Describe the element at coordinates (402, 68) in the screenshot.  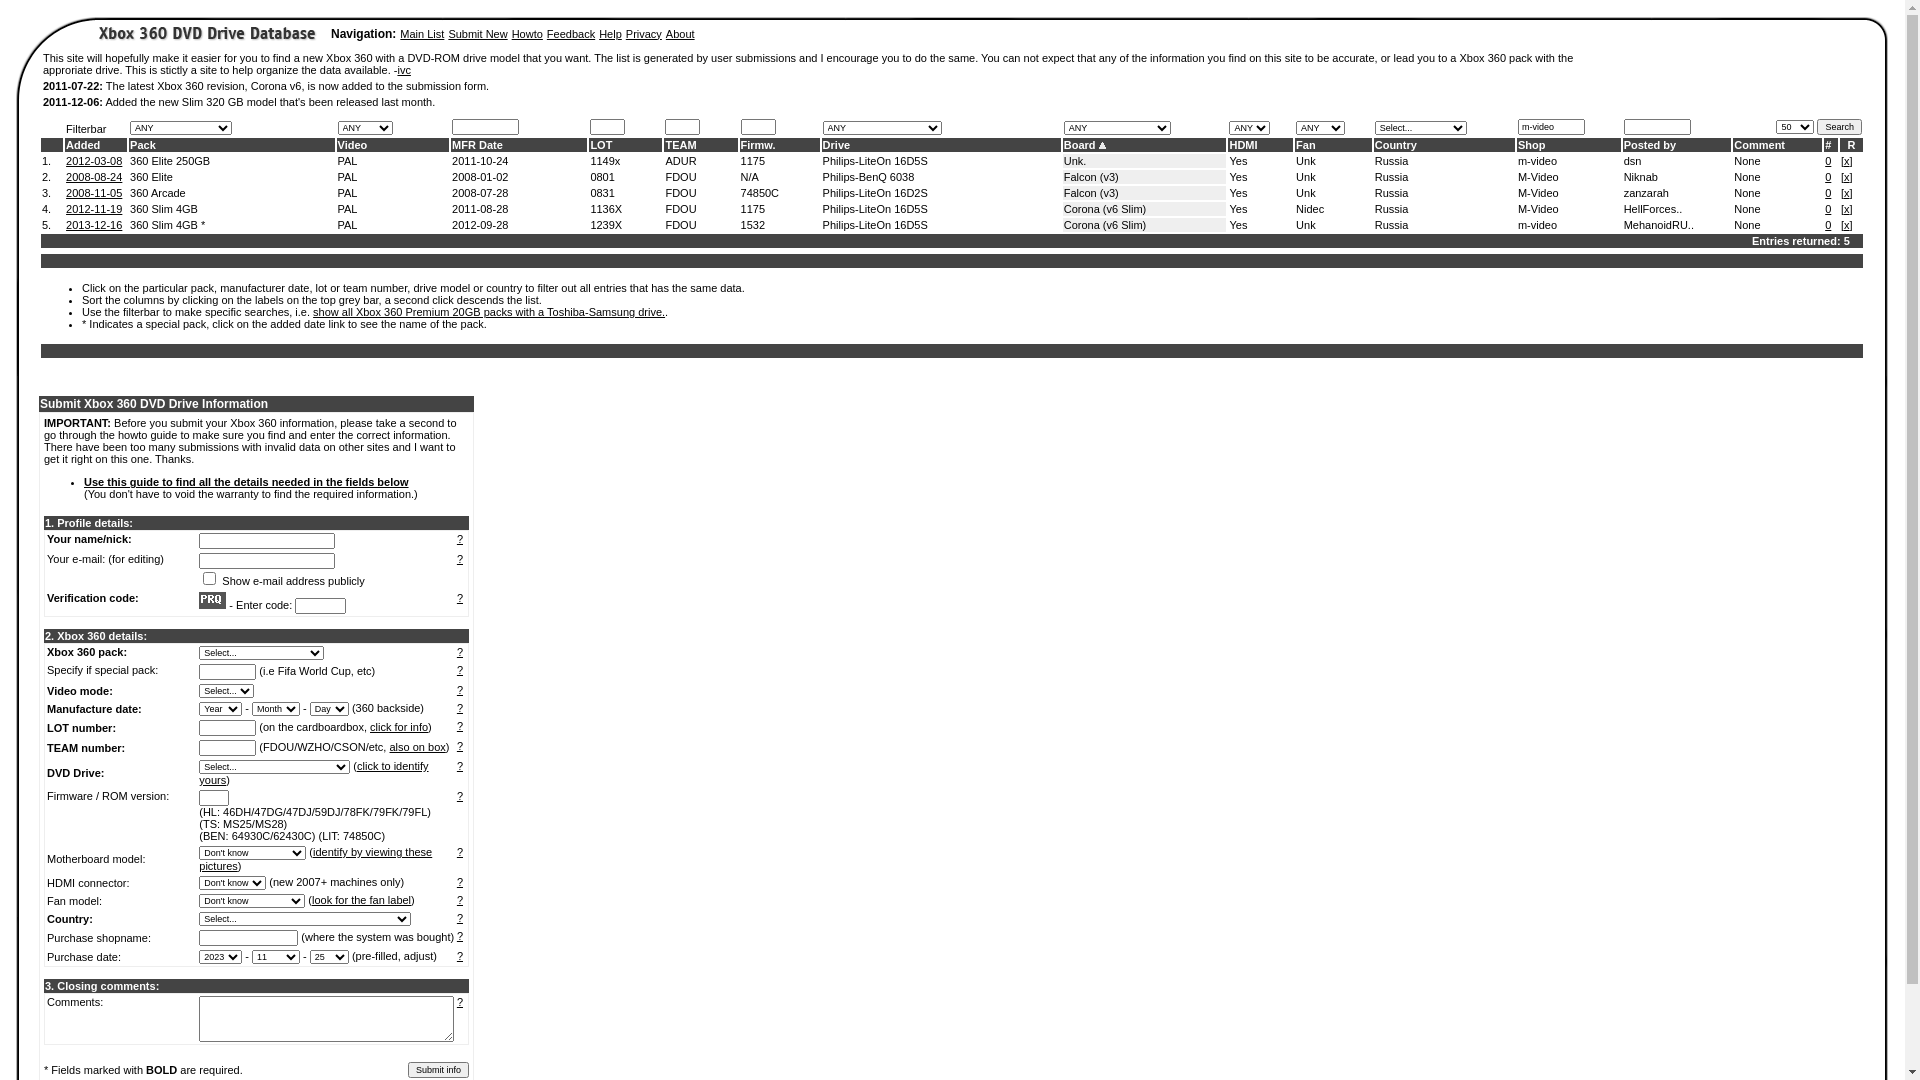
I see `'ivc'` at that location.